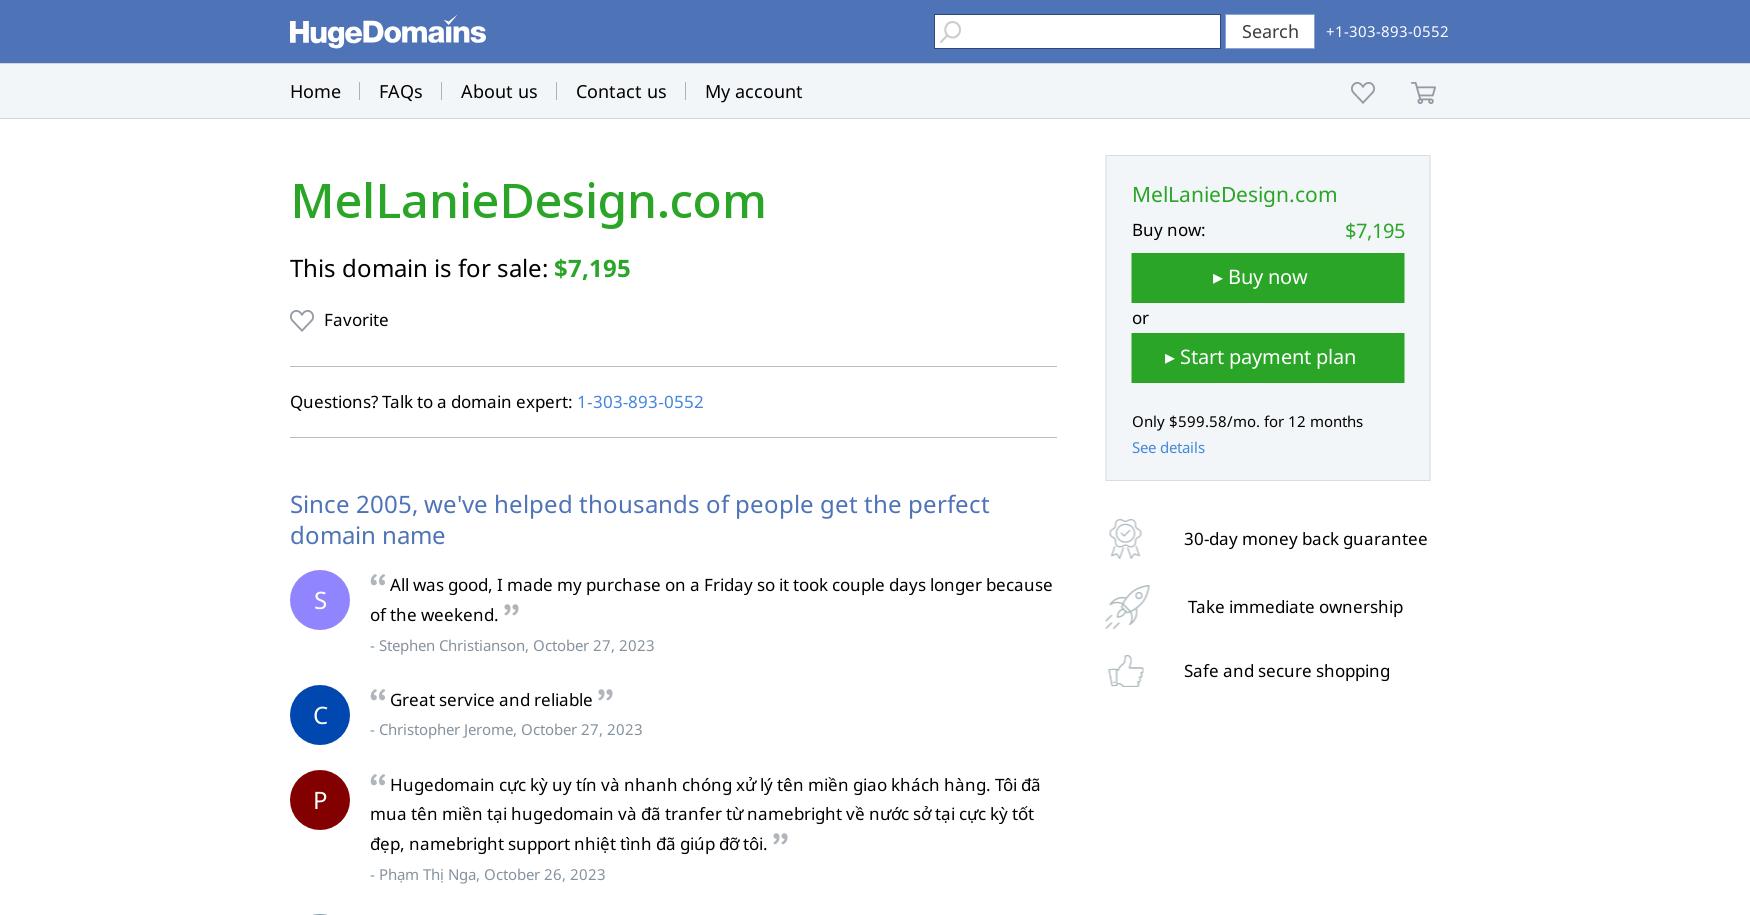 The width and height of the screenshot is (1750, 915). I want to click on 'Since 2005, we've helped thousands of people get the perfect domain name', so click(638, 518).